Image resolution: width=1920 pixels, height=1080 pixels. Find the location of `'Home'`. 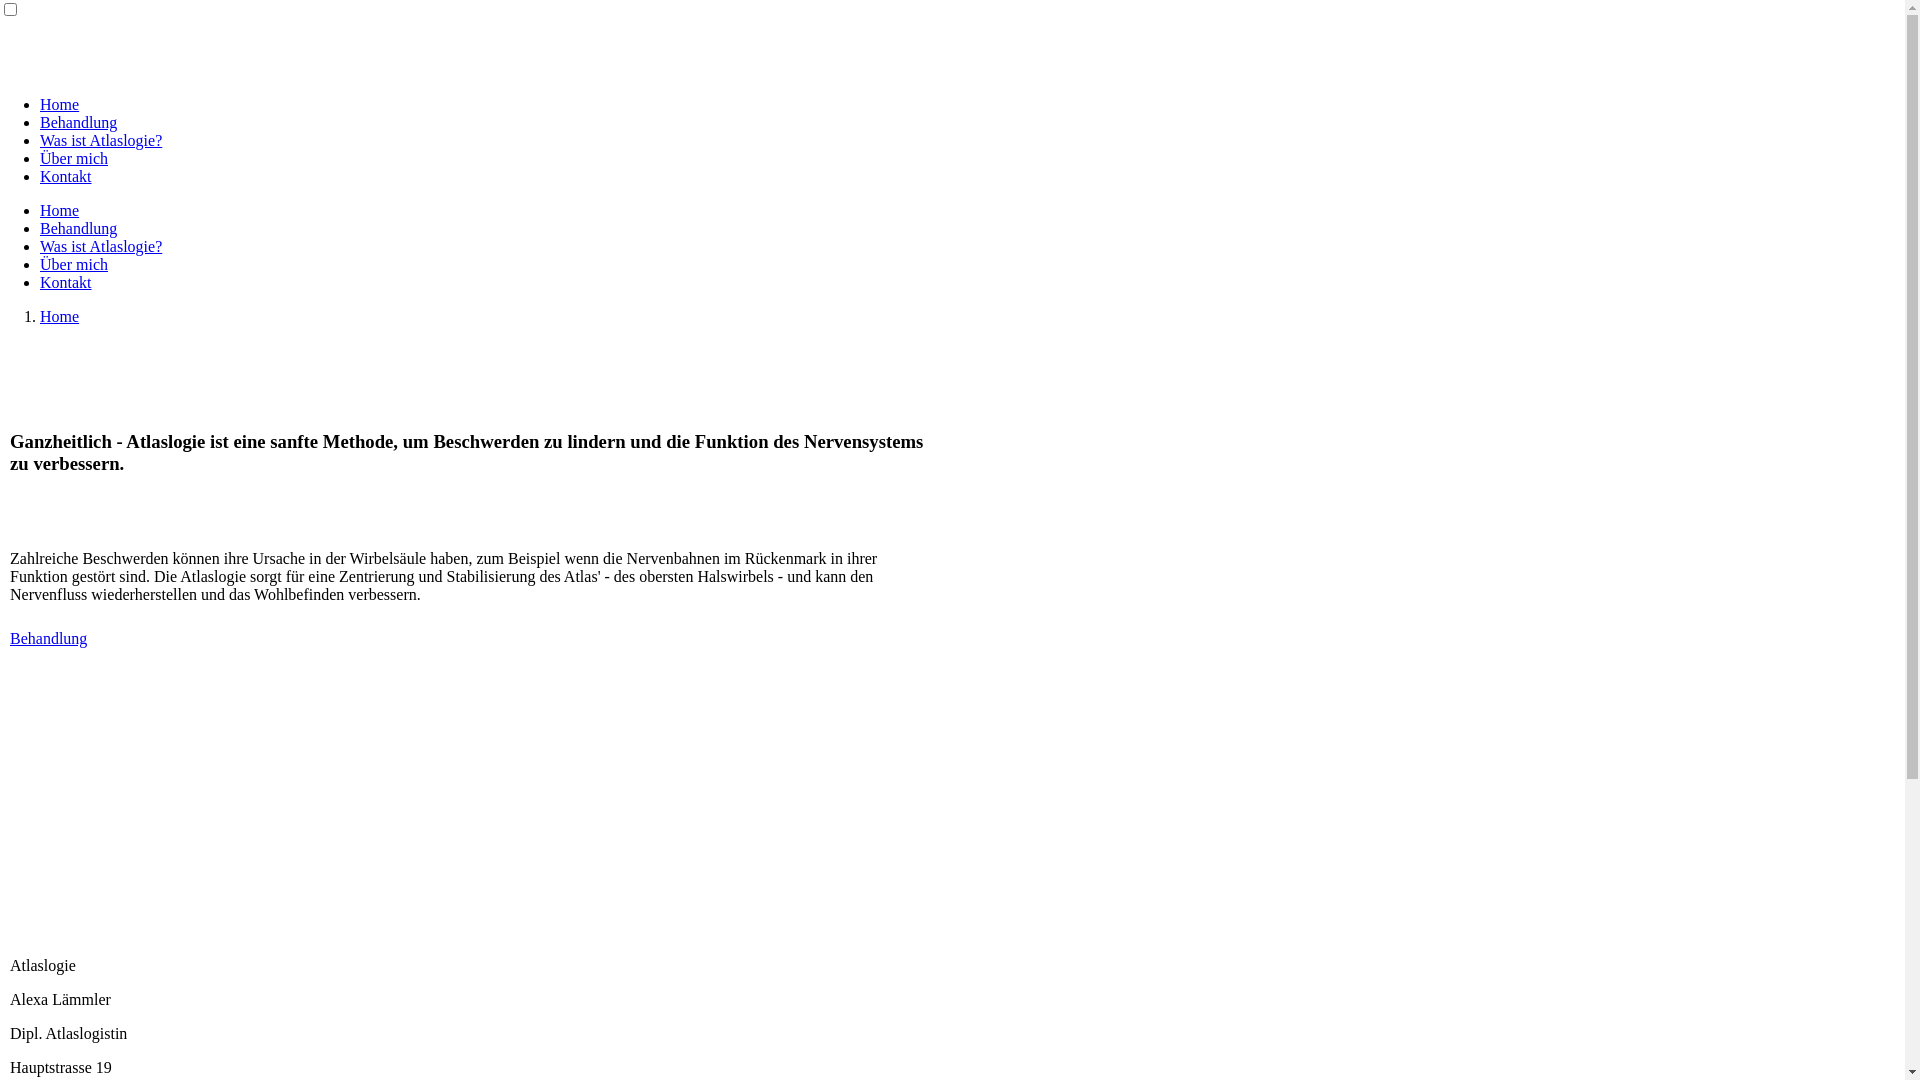

'Home' is located at coordinates (39, 210).